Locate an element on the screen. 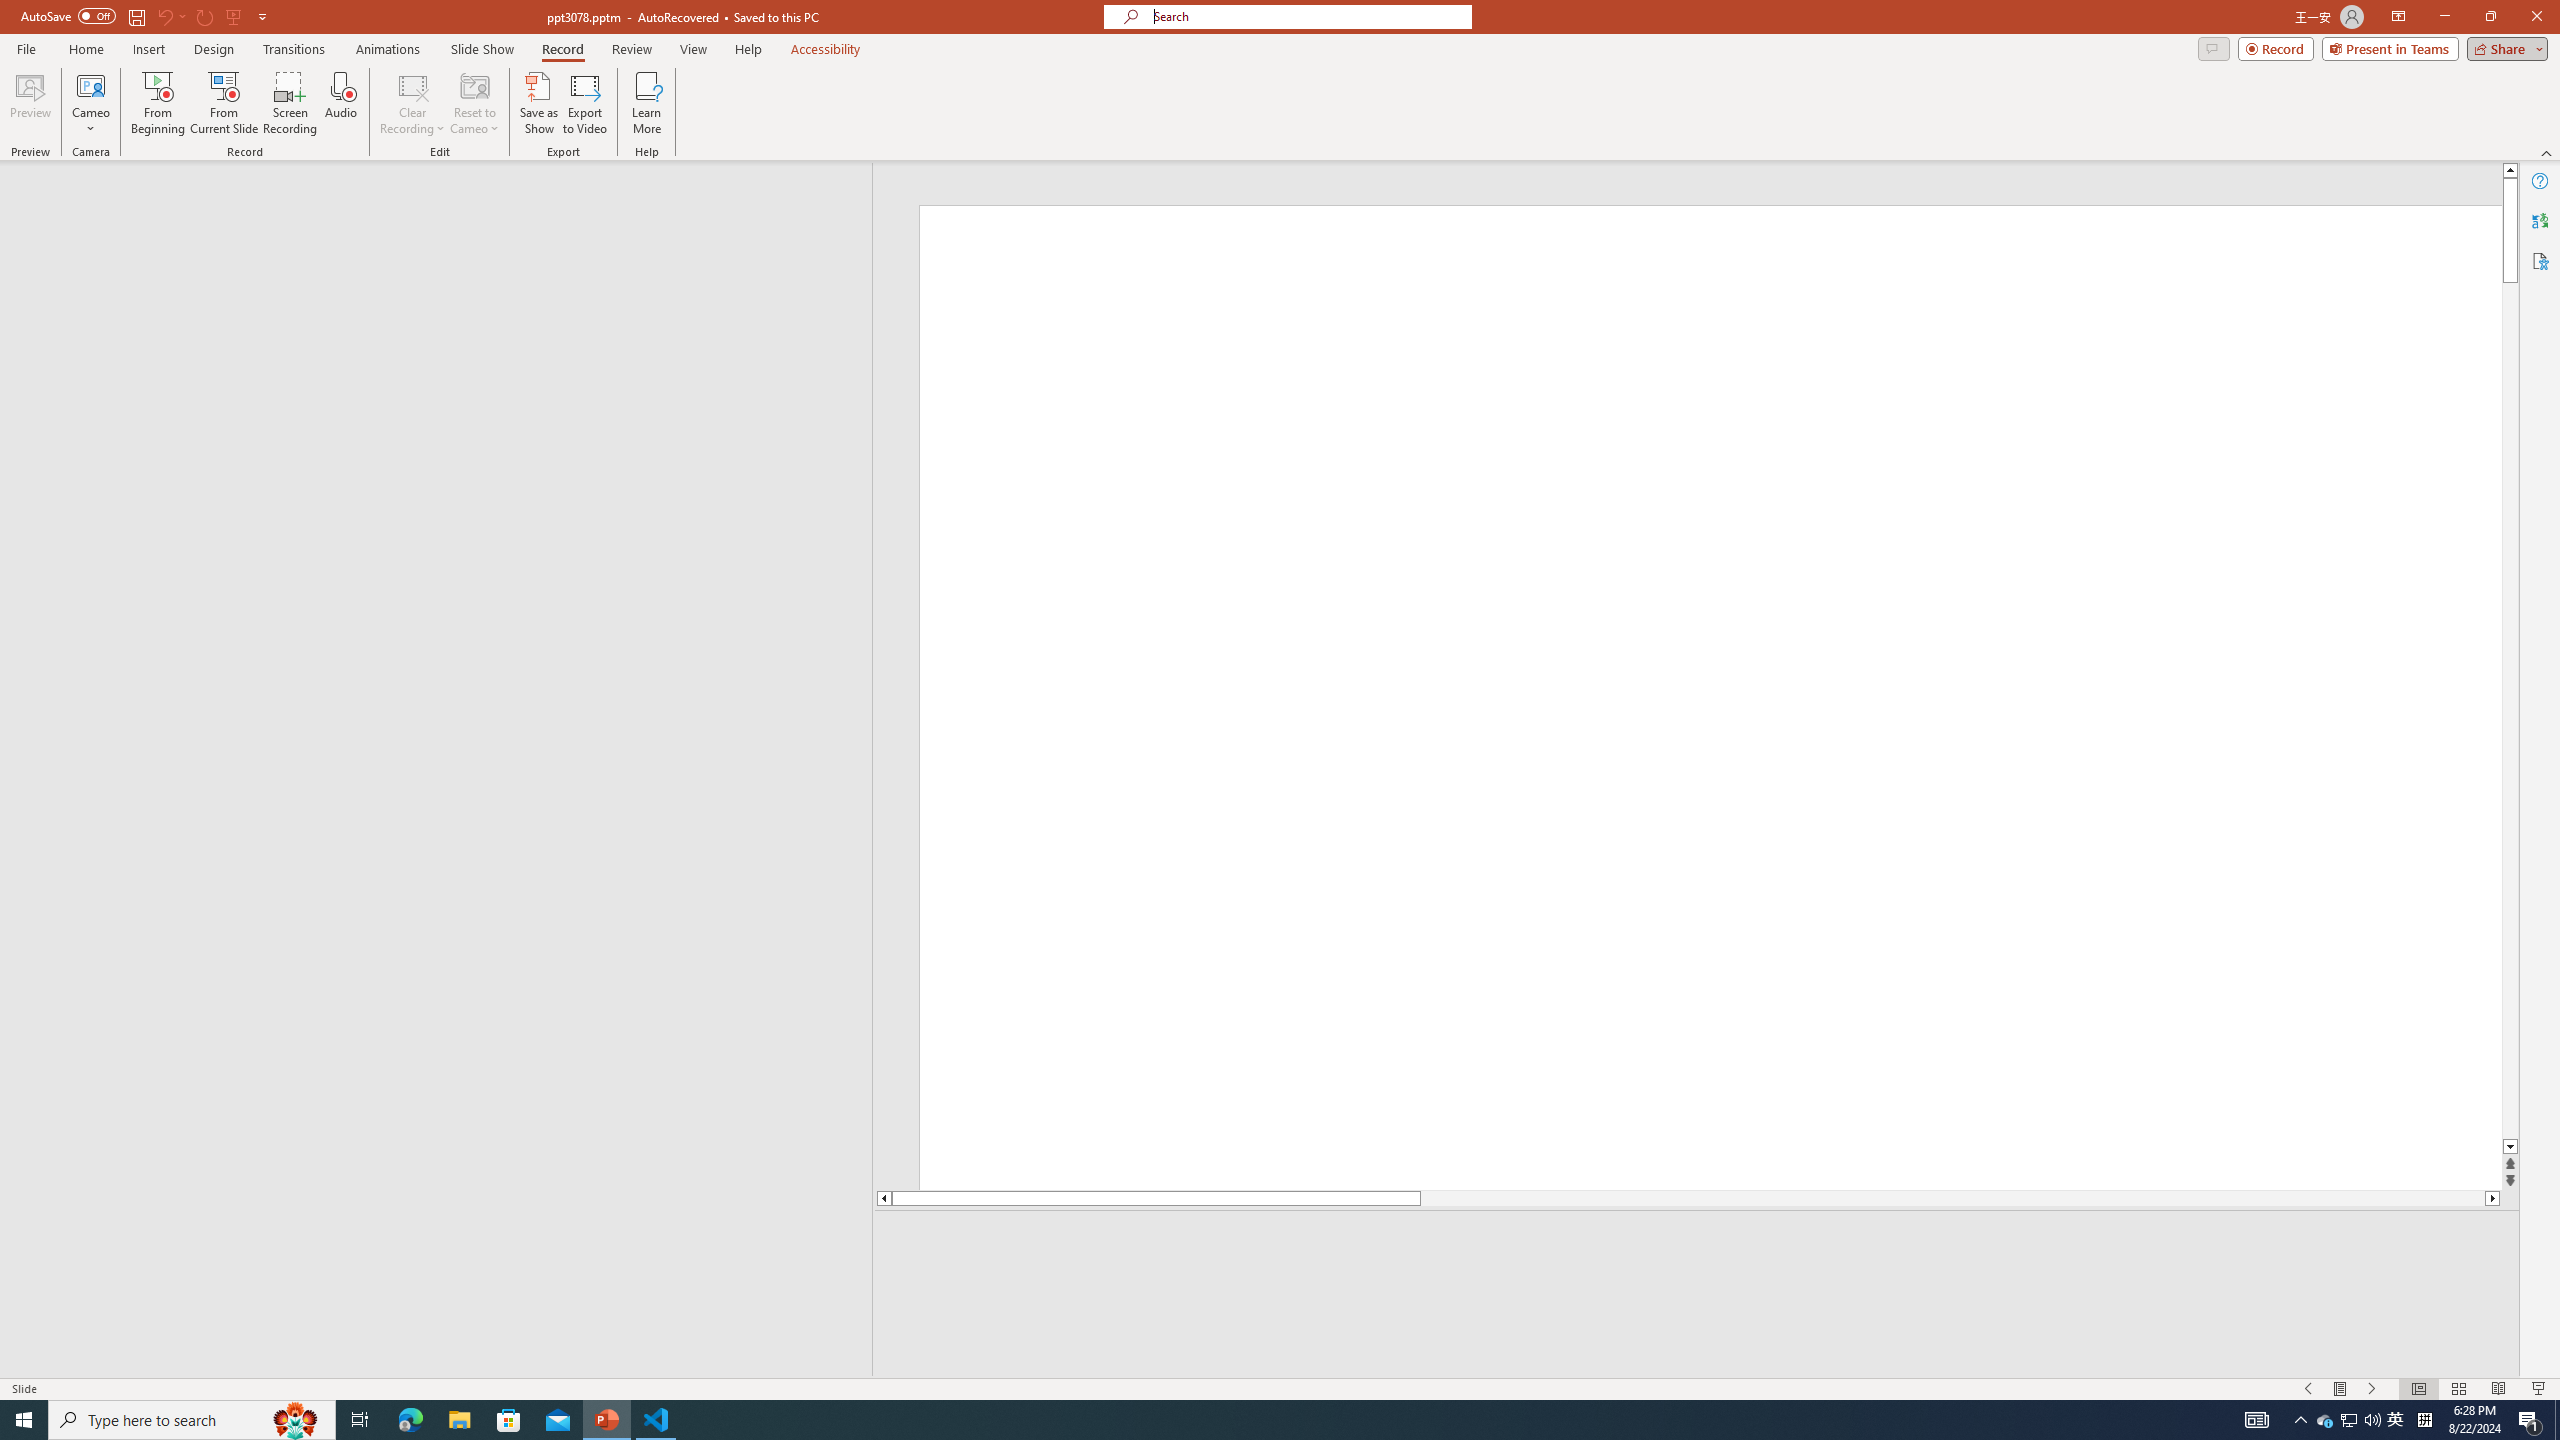 The image size is (2560, 1440). 'Save as Show' is located at coordinates (538, 103).